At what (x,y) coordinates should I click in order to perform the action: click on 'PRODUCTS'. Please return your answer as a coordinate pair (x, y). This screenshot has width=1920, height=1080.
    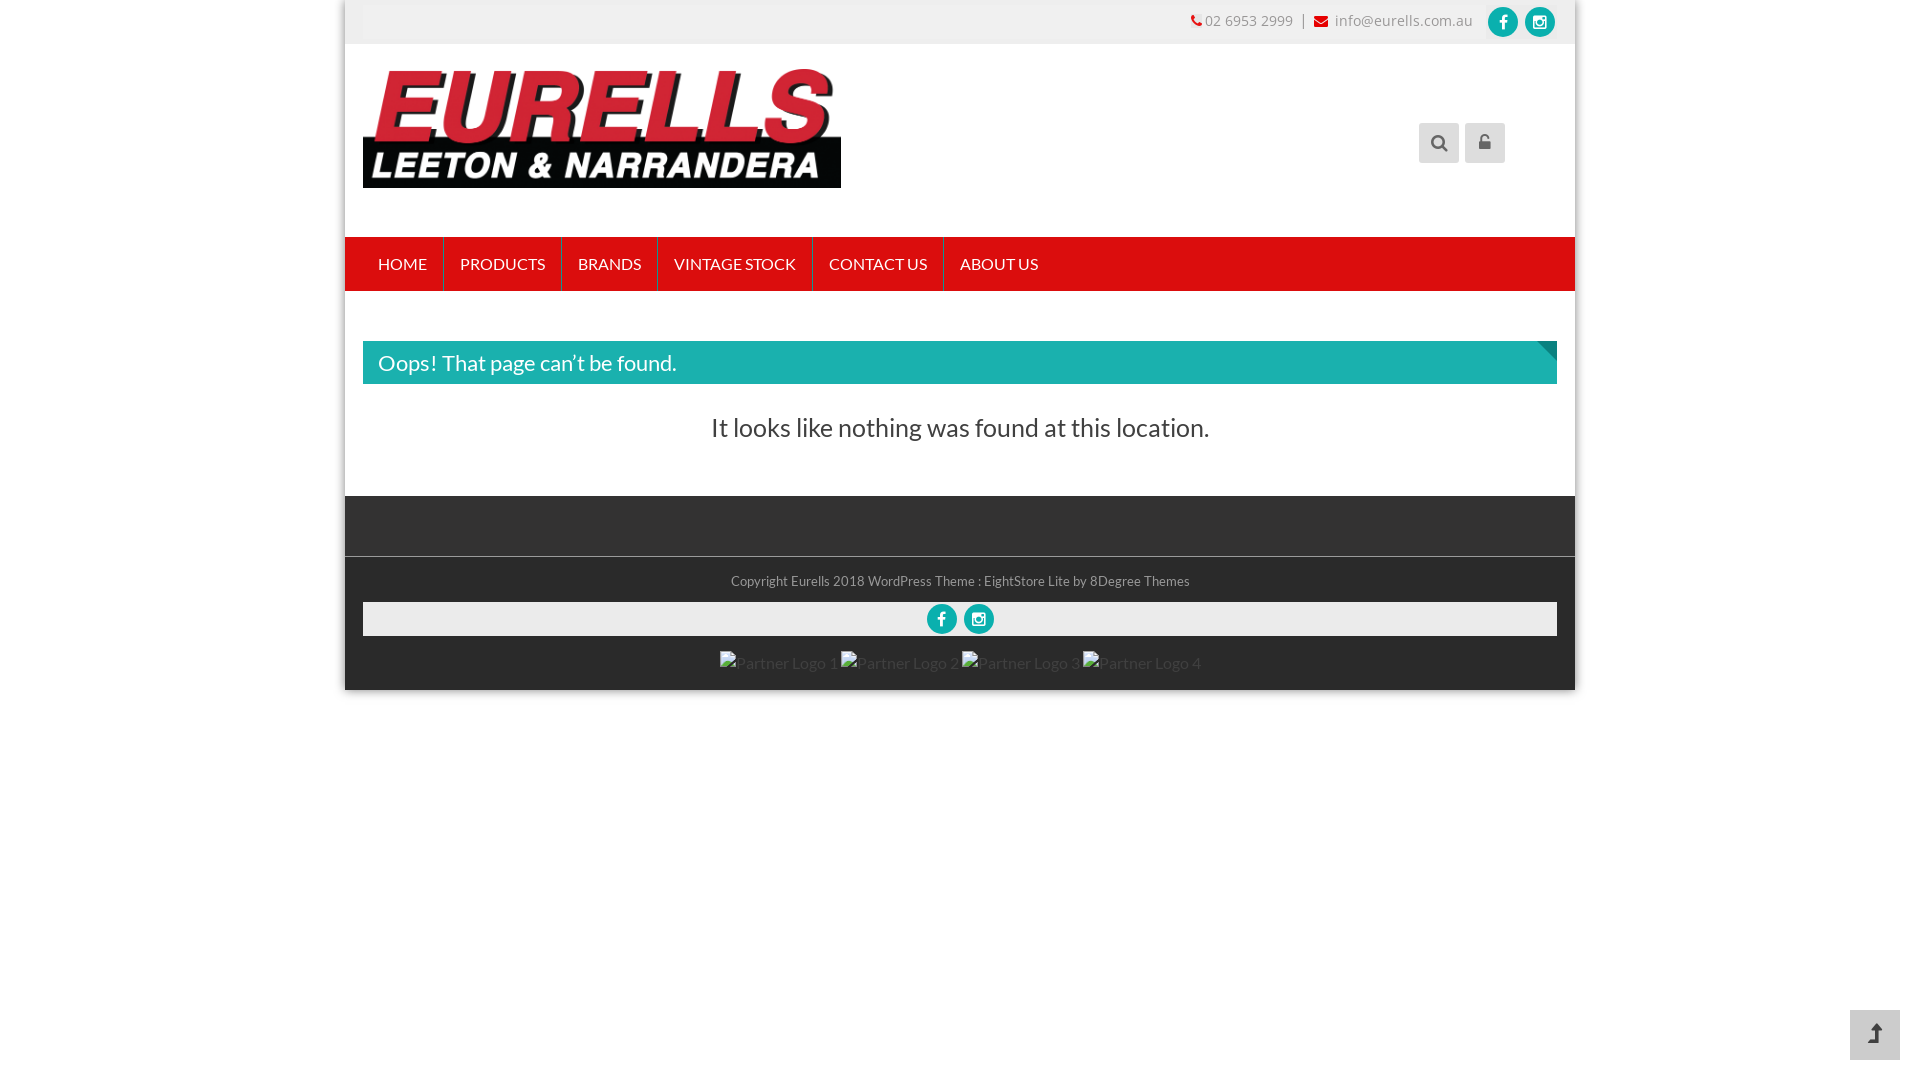
    Looking at the image, I should click on (502, 262).